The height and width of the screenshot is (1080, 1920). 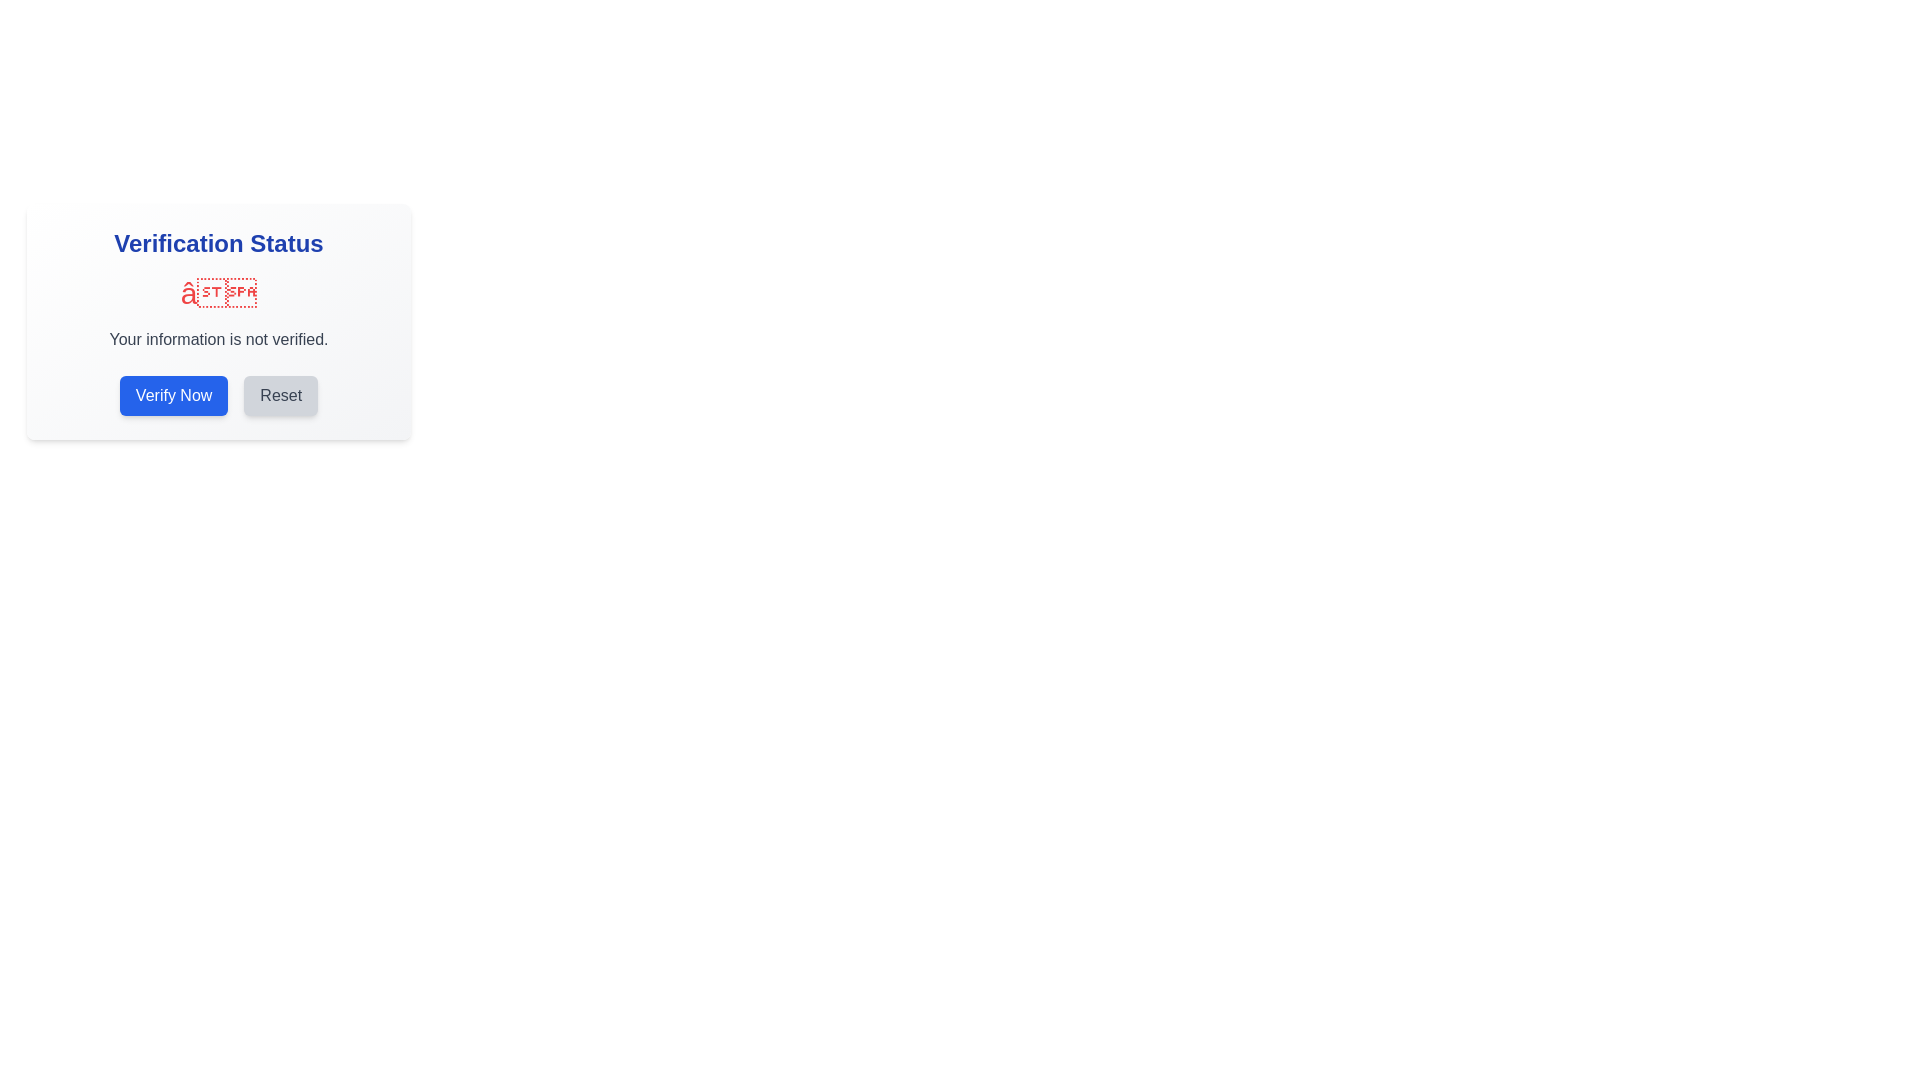 I want to click on the button group containing 'Verify Now' and 'Reset' buttons, so click(x=219, y=396).